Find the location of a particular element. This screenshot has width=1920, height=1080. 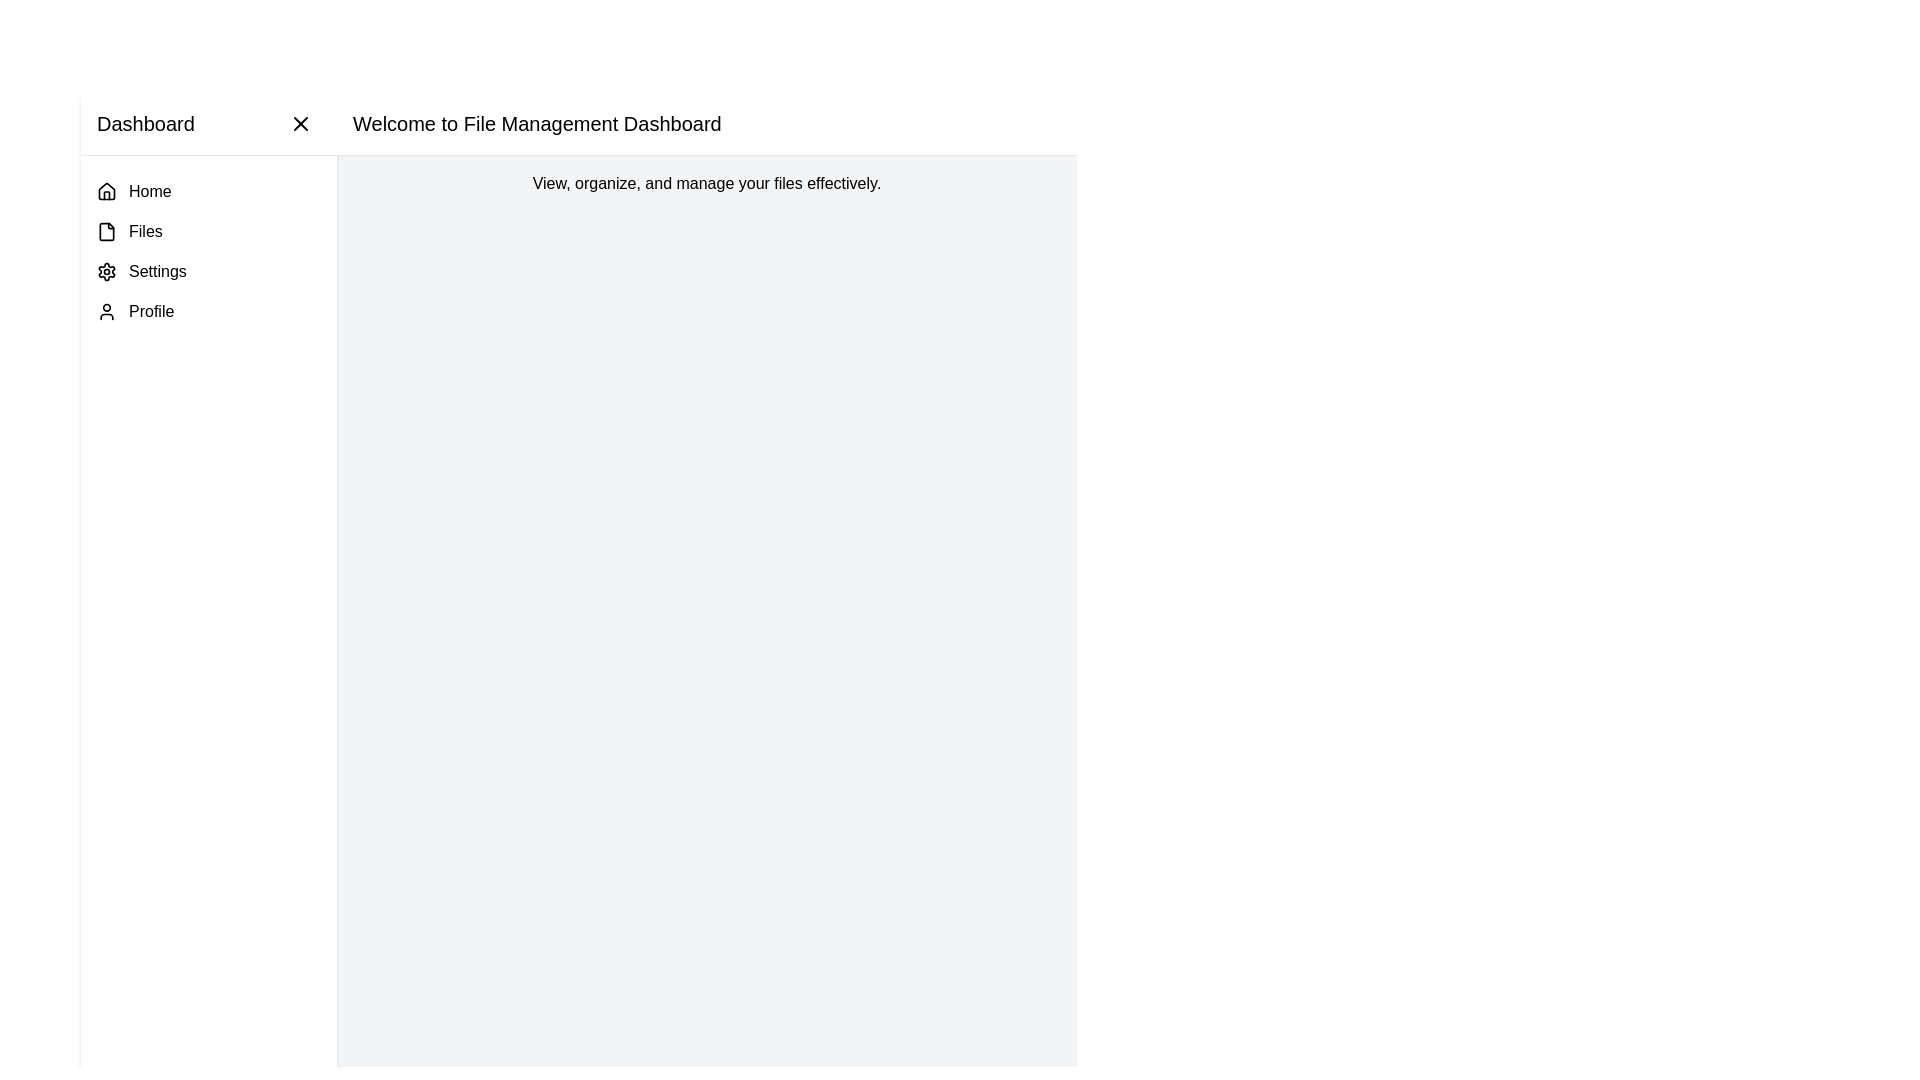

the minimalist 'X' shaped icon in the header section of the dashboard interface is located at coordinates (300, 123).